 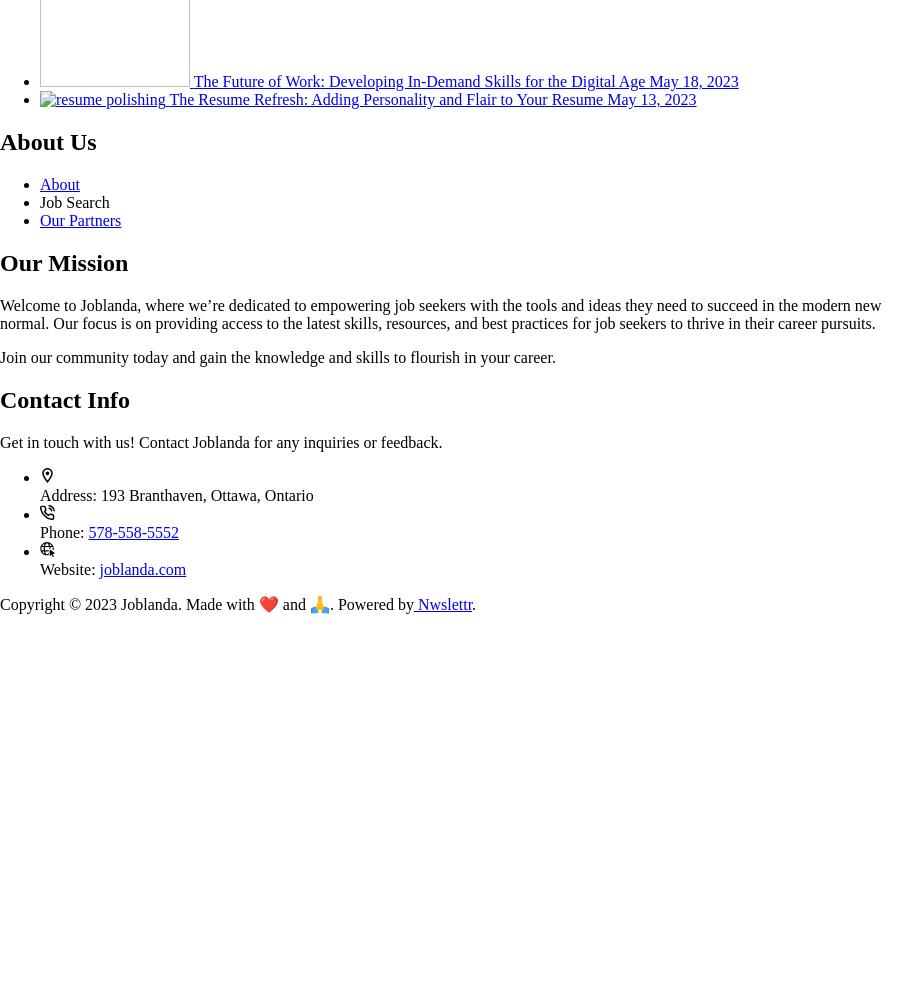 I want to click on 'About', so click(x=59, y=184).